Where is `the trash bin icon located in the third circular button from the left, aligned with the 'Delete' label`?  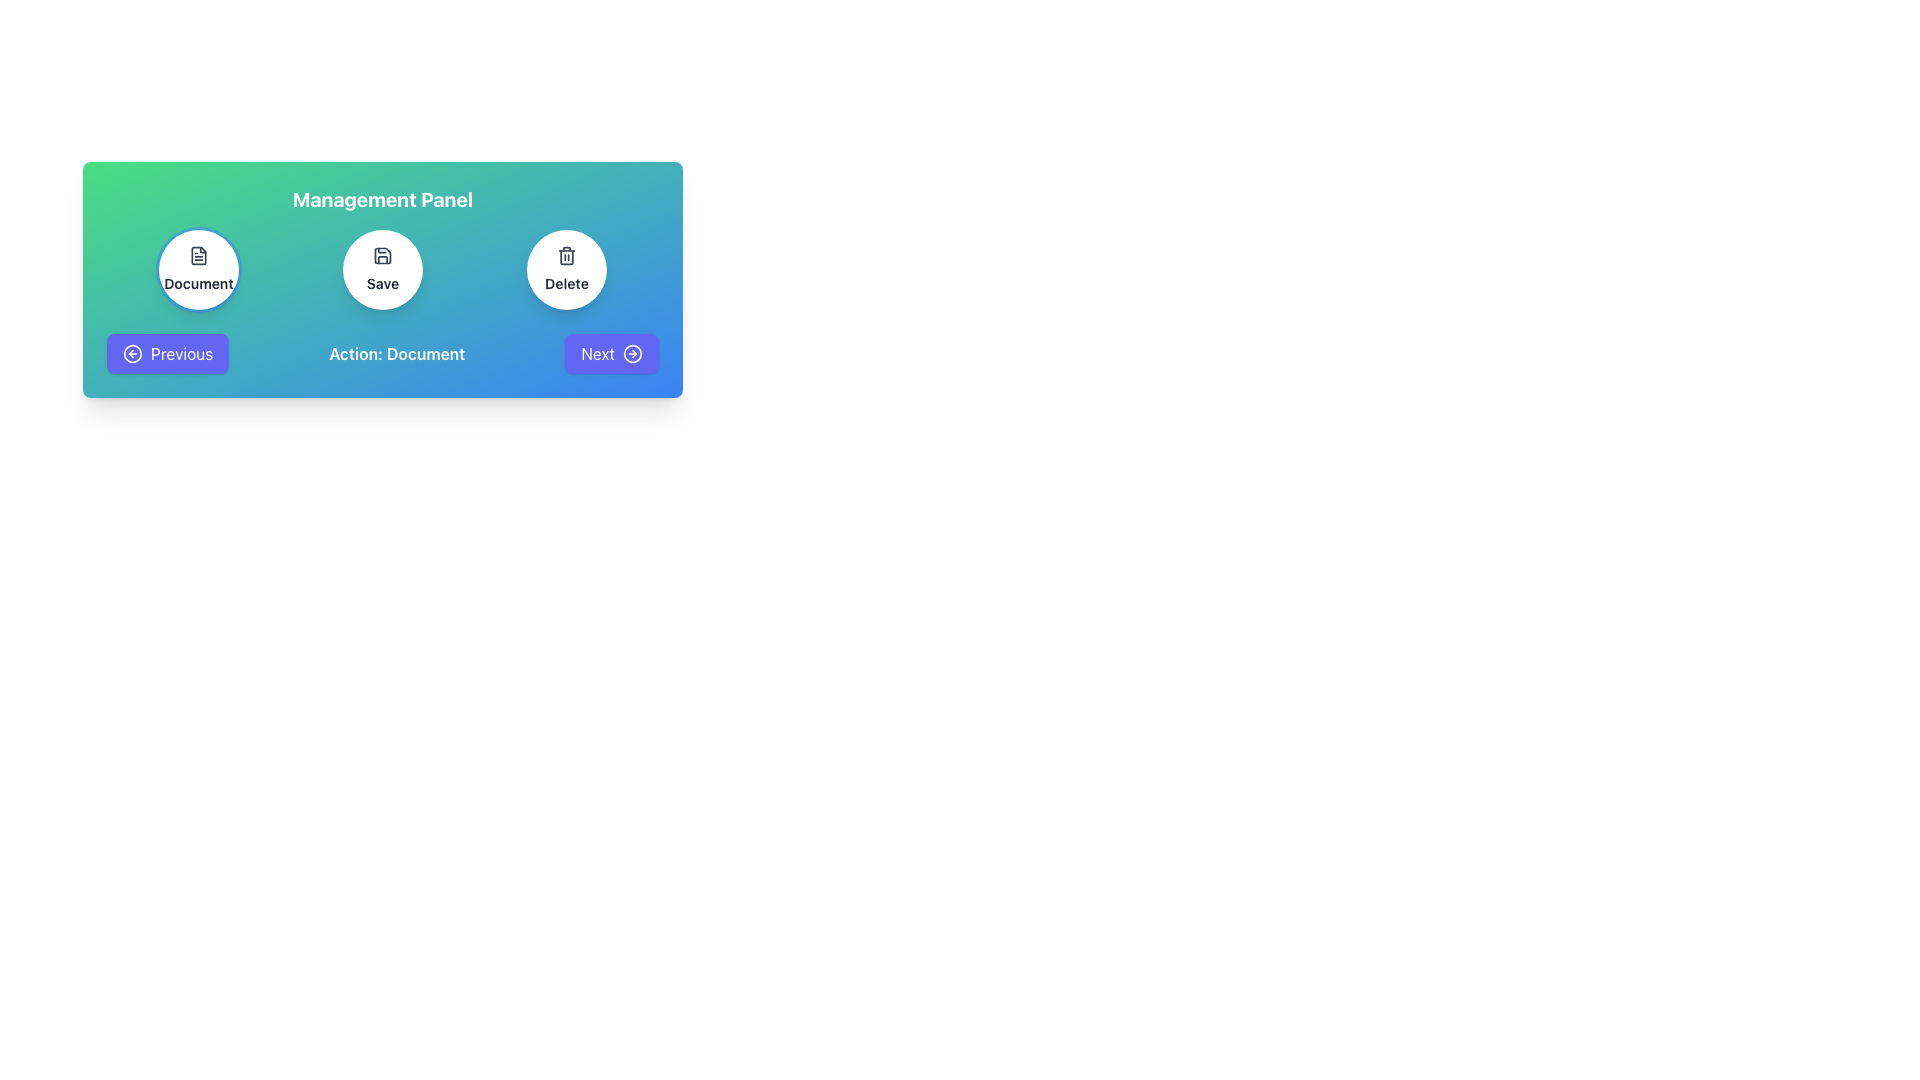
the trash bin icon located in the third circular button from the left, aligned with the 'Delete' label is located at coordinates (565, 254).